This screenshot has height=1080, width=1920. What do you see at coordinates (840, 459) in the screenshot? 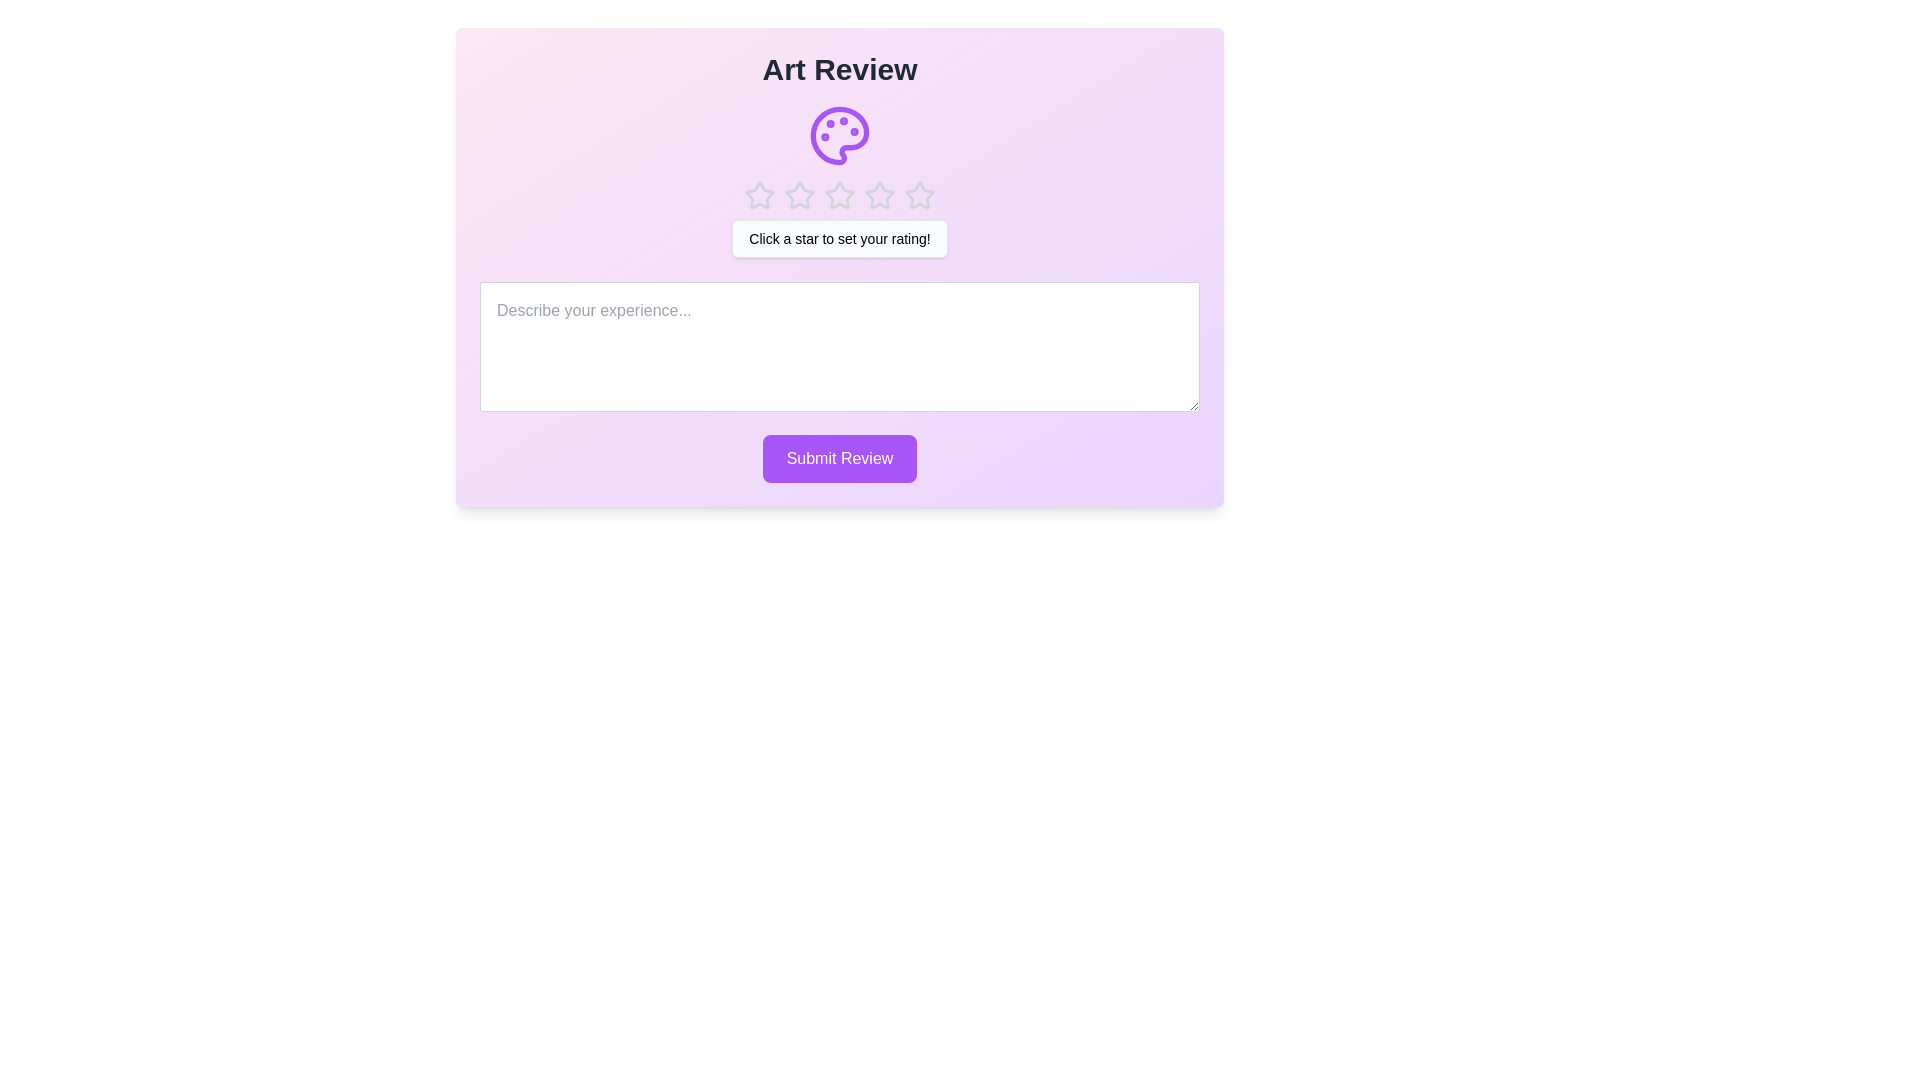
I see `the 'Submit Review' button to submit the review` at bounding box center [840, 459].